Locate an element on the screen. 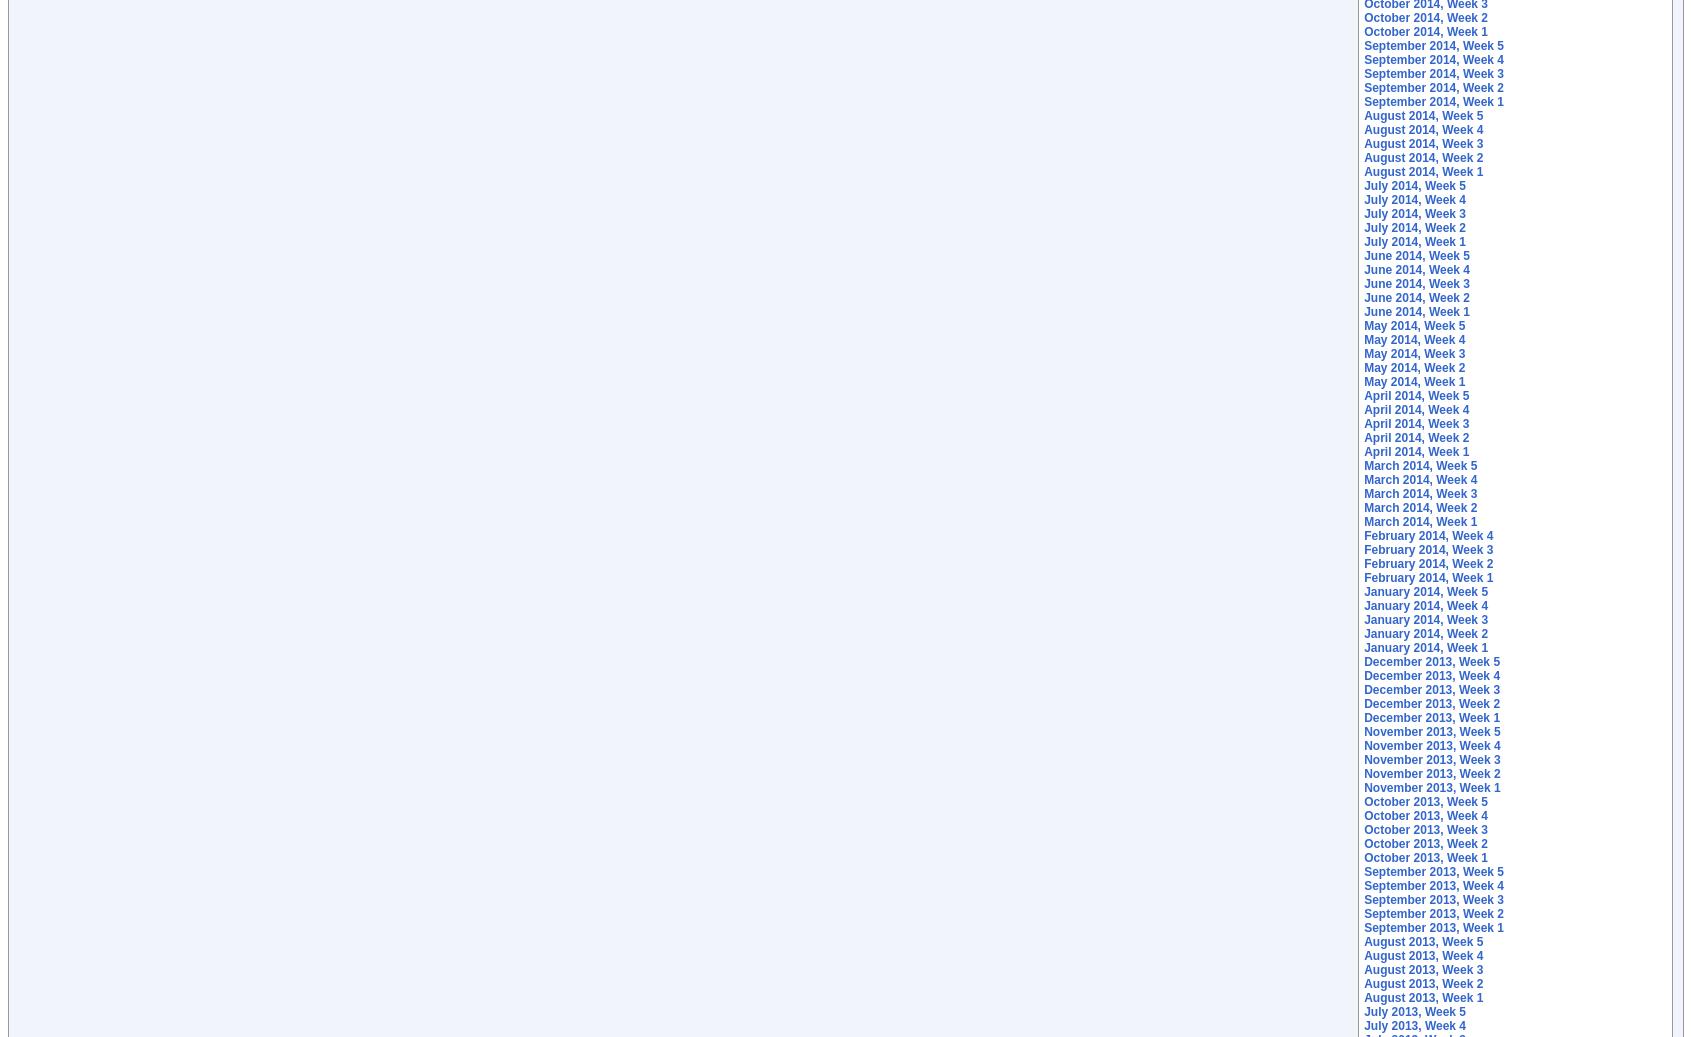 The image size is (1692, 1037). 'May 2014, Week 5' is located at coordinates (1413, 325).